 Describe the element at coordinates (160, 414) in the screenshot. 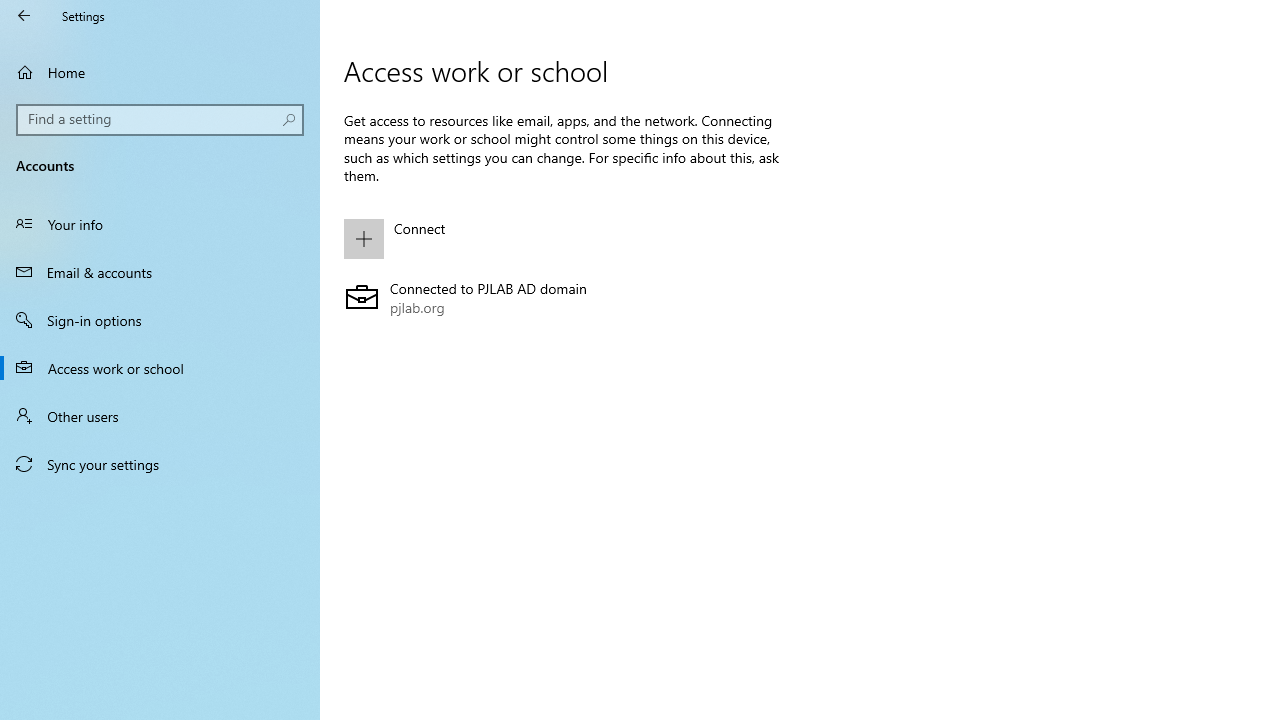

I see `'Other users'` at that location.